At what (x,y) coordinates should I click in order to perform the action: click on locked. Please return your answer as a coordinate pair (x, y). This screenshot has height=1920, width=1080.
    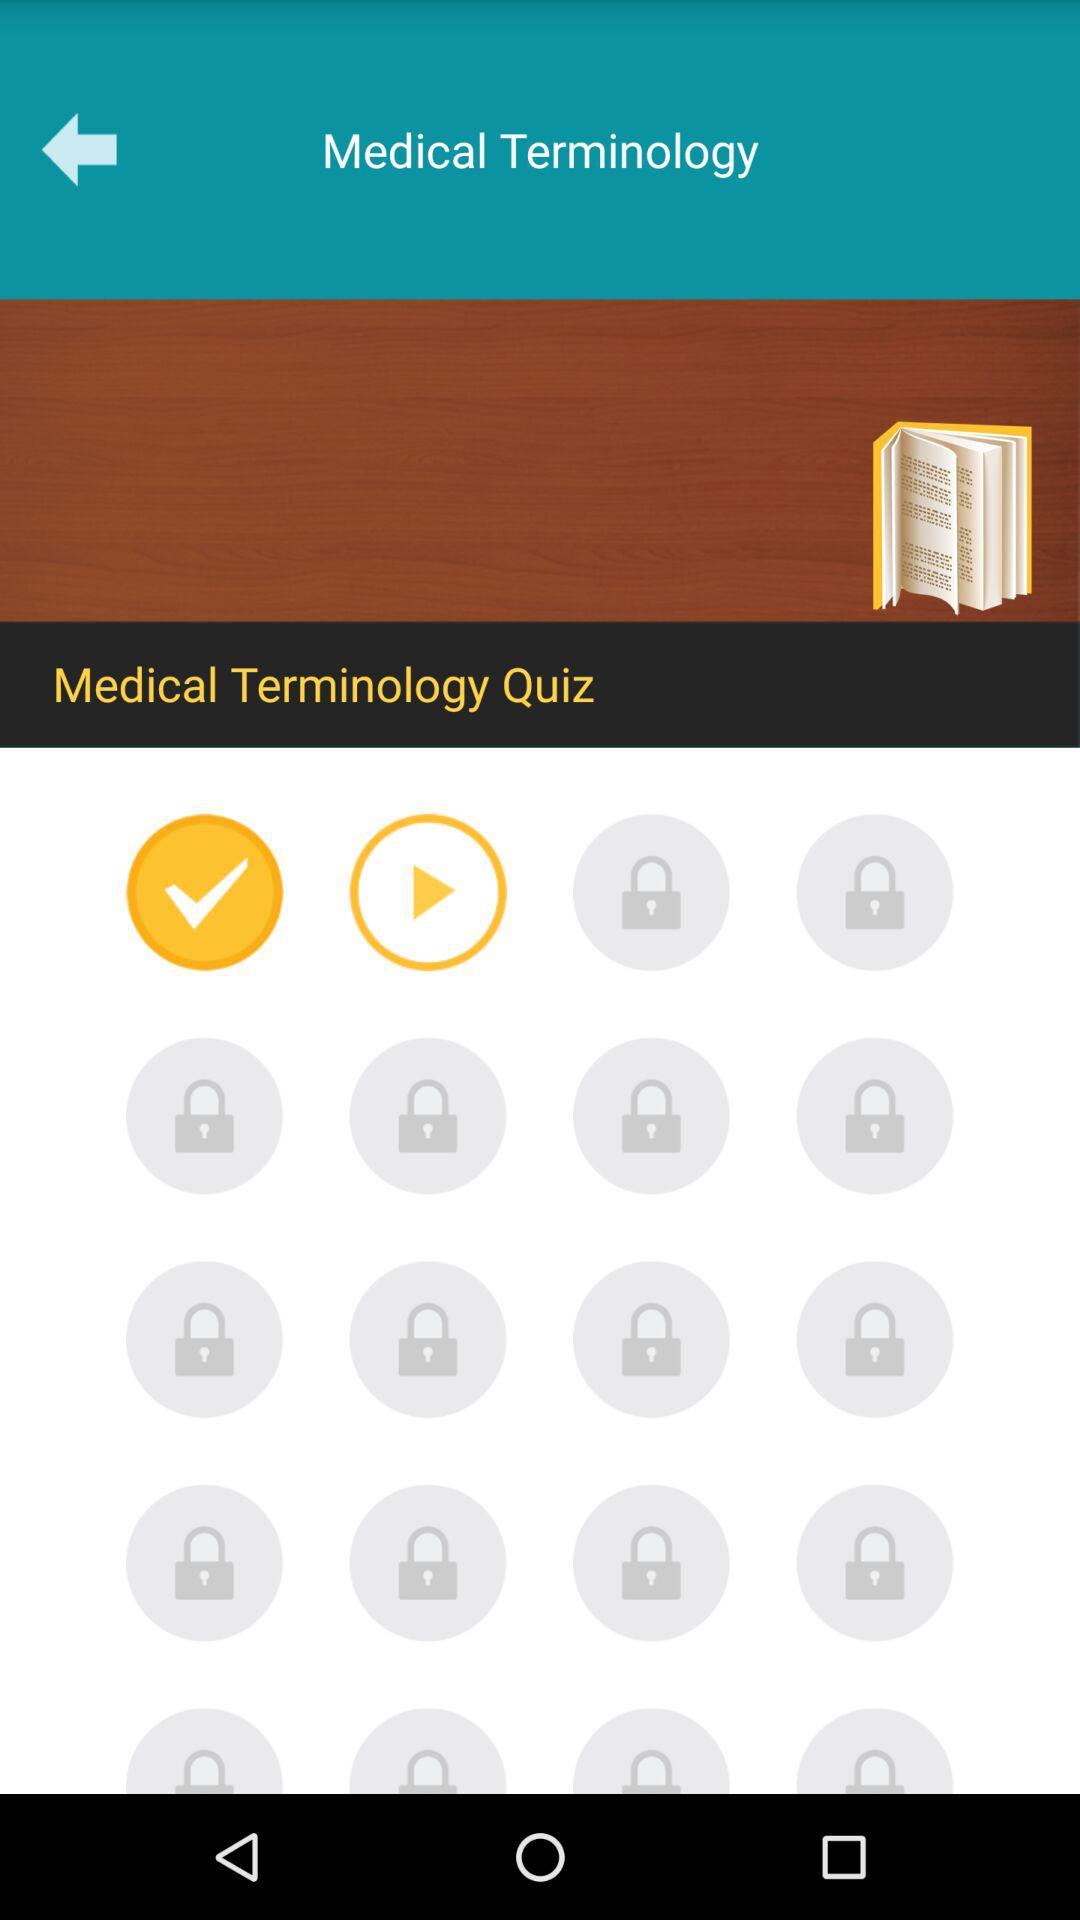
    Looking at the image, I should click on (204, 1562).